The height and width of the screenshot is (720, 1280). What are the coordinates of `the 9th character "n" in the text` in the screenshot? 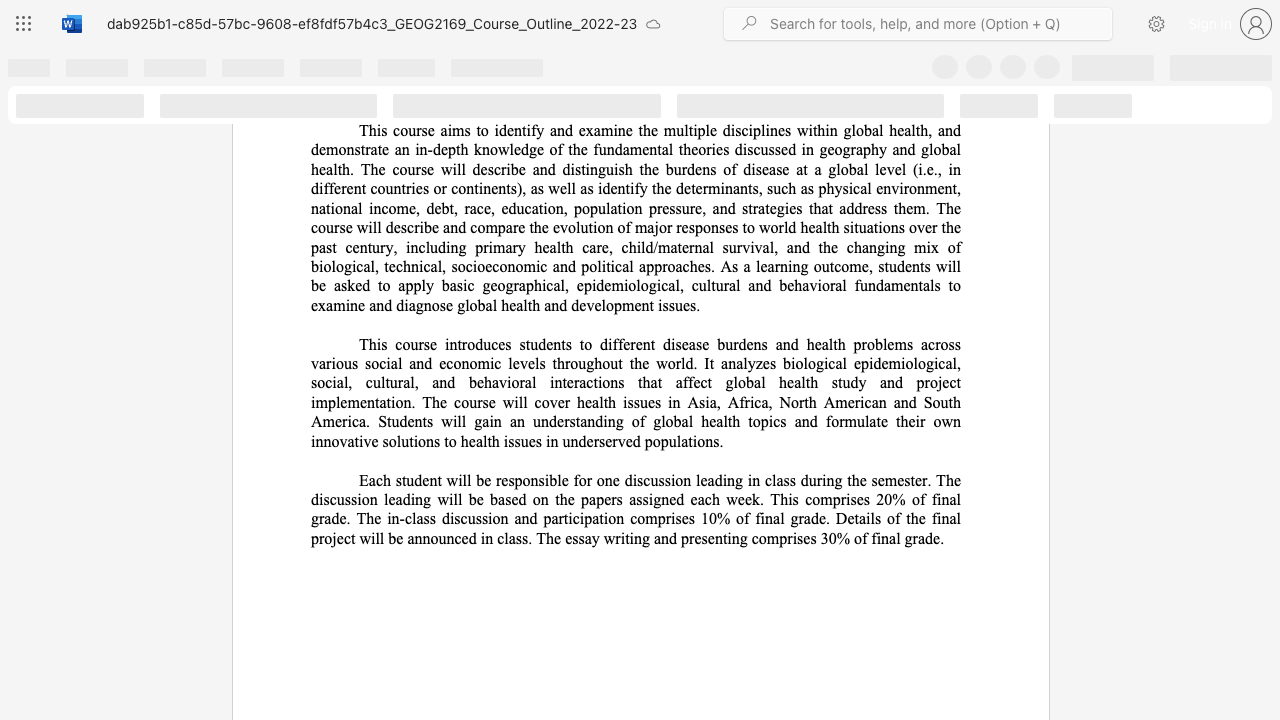 It's located at (377, 208).